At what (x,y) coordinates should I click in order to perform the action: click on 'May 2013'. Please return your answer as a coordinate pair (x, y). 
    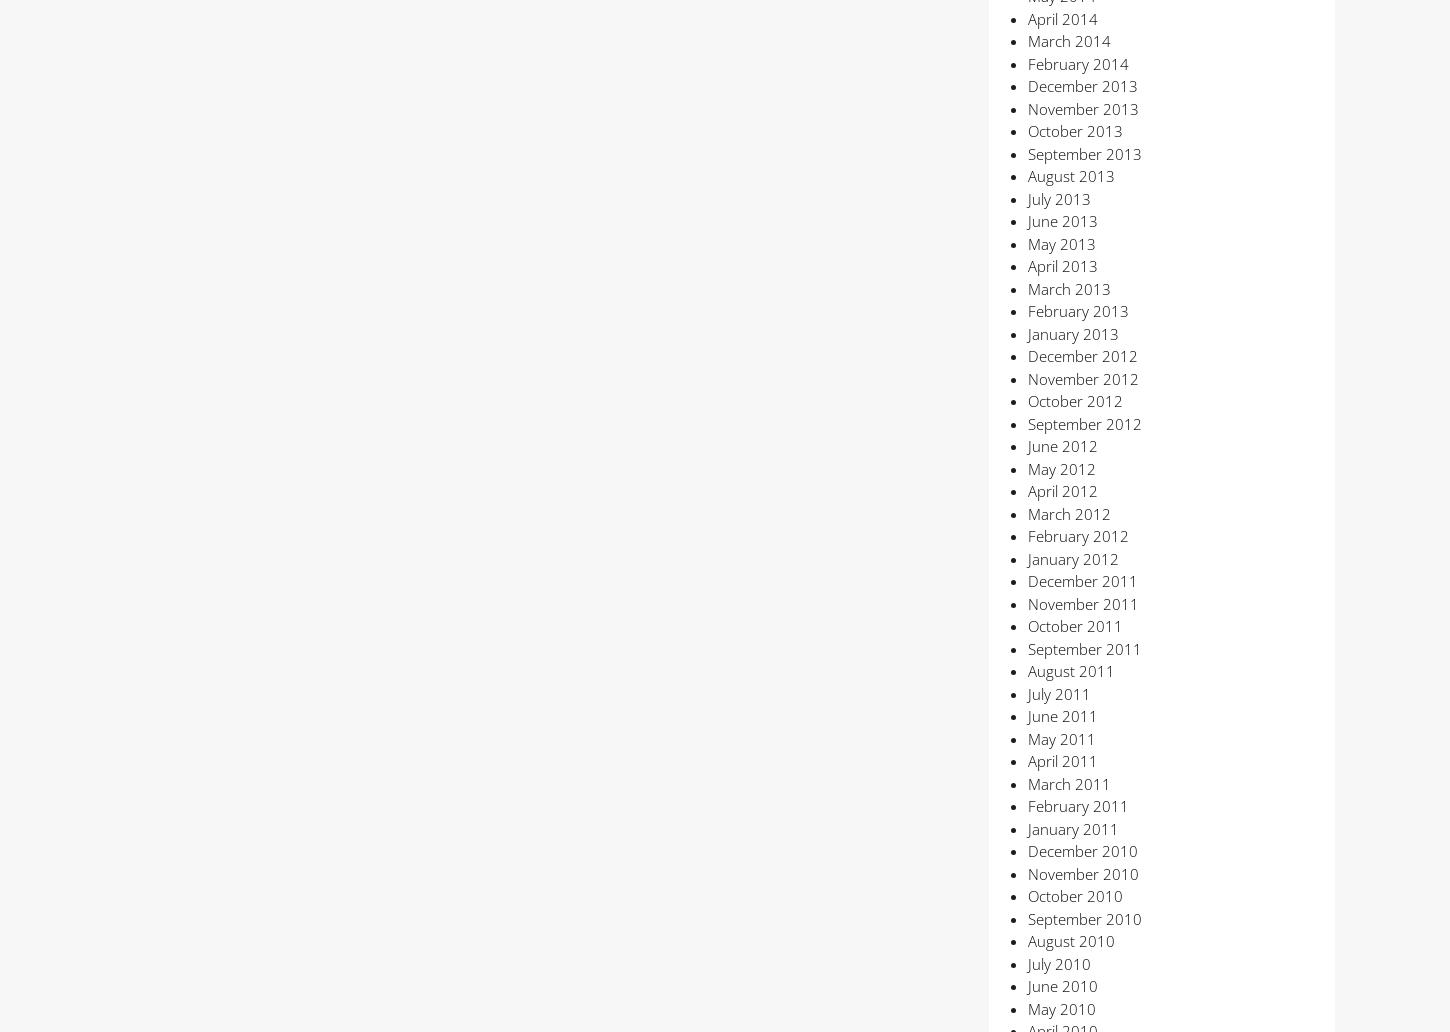
    Looking at the image, I should click on (1060, 242).